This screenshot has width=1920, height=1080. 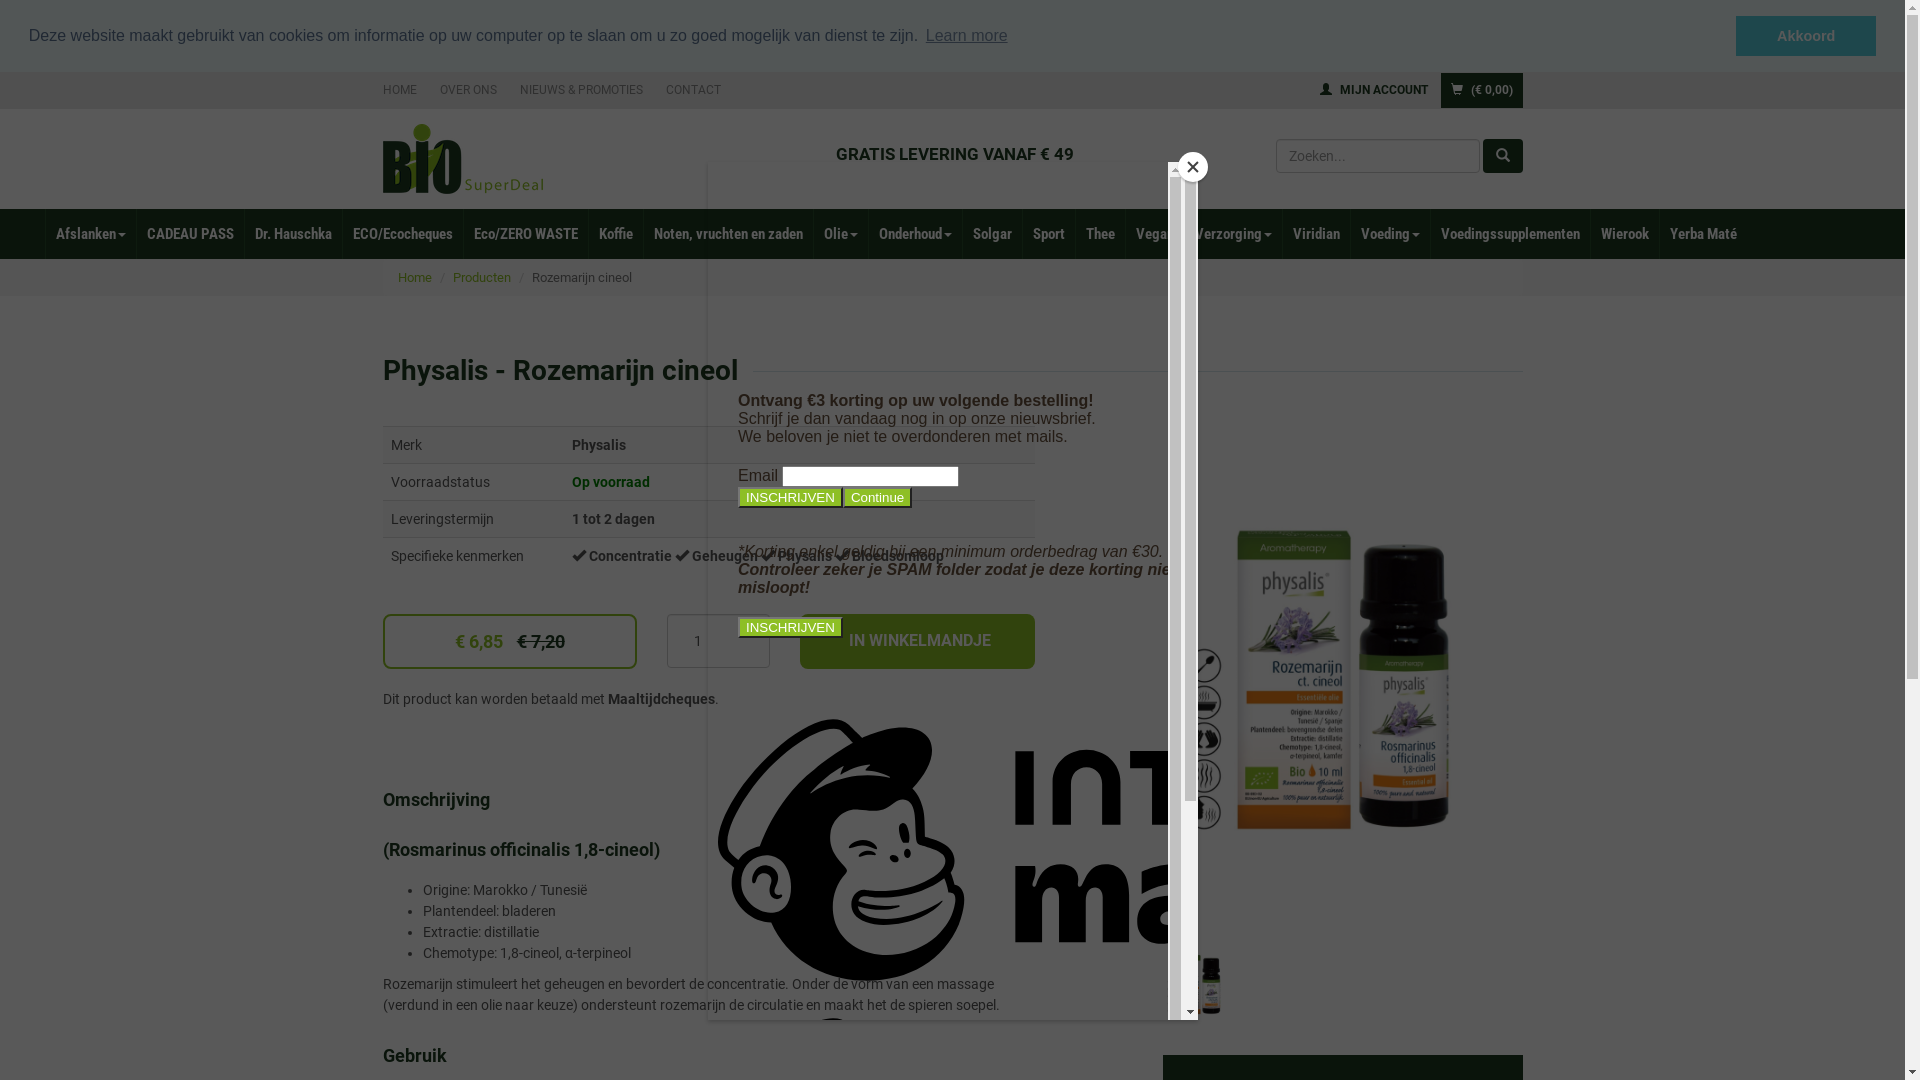 What do you see at coordinates (587, 231) in the screenshot?
I see `'Koffie'` at bounding box center [587, 231].